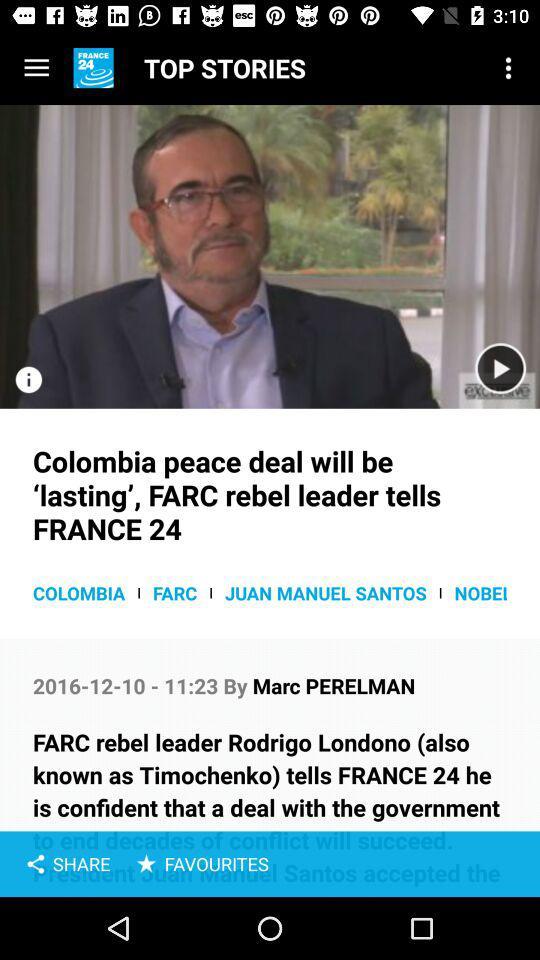  What do you see at coordinates (499, 368) in the screenshot?
I see `video` at bounding box center [499, 368].